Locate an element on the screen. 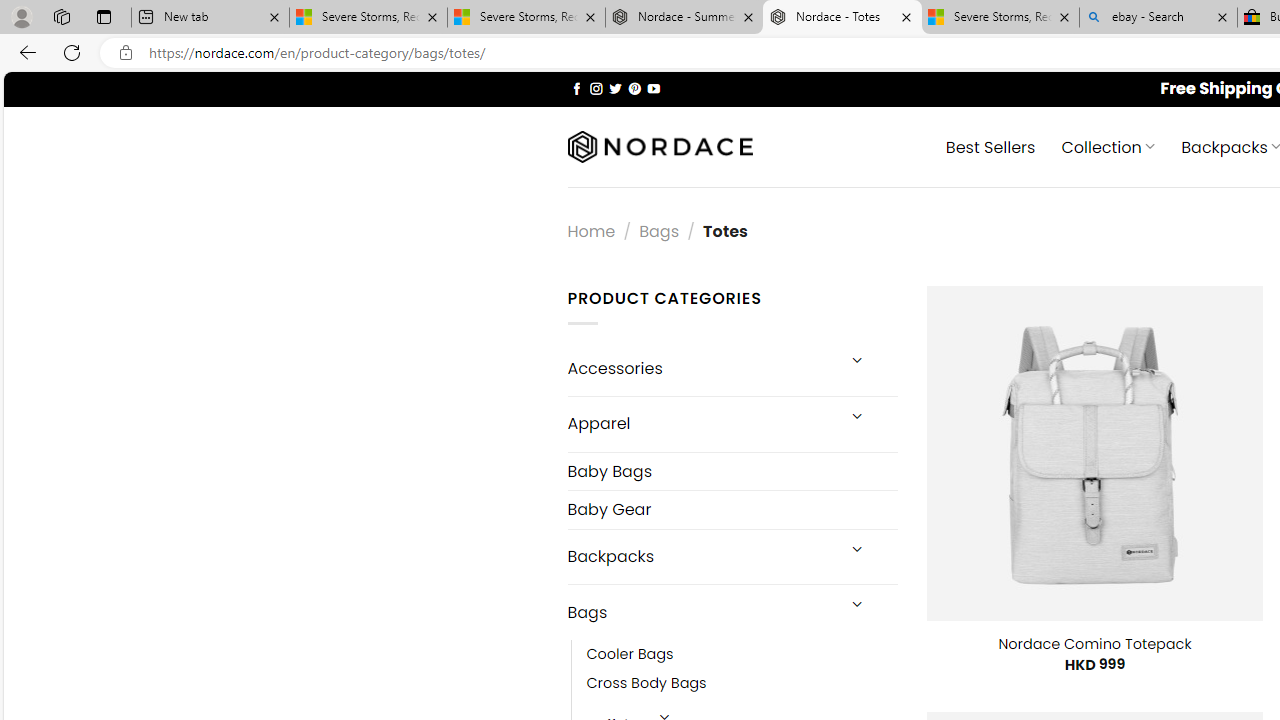 The image size is (1280, 720). 'Baby Bags' is located at coordinates (731, 471).